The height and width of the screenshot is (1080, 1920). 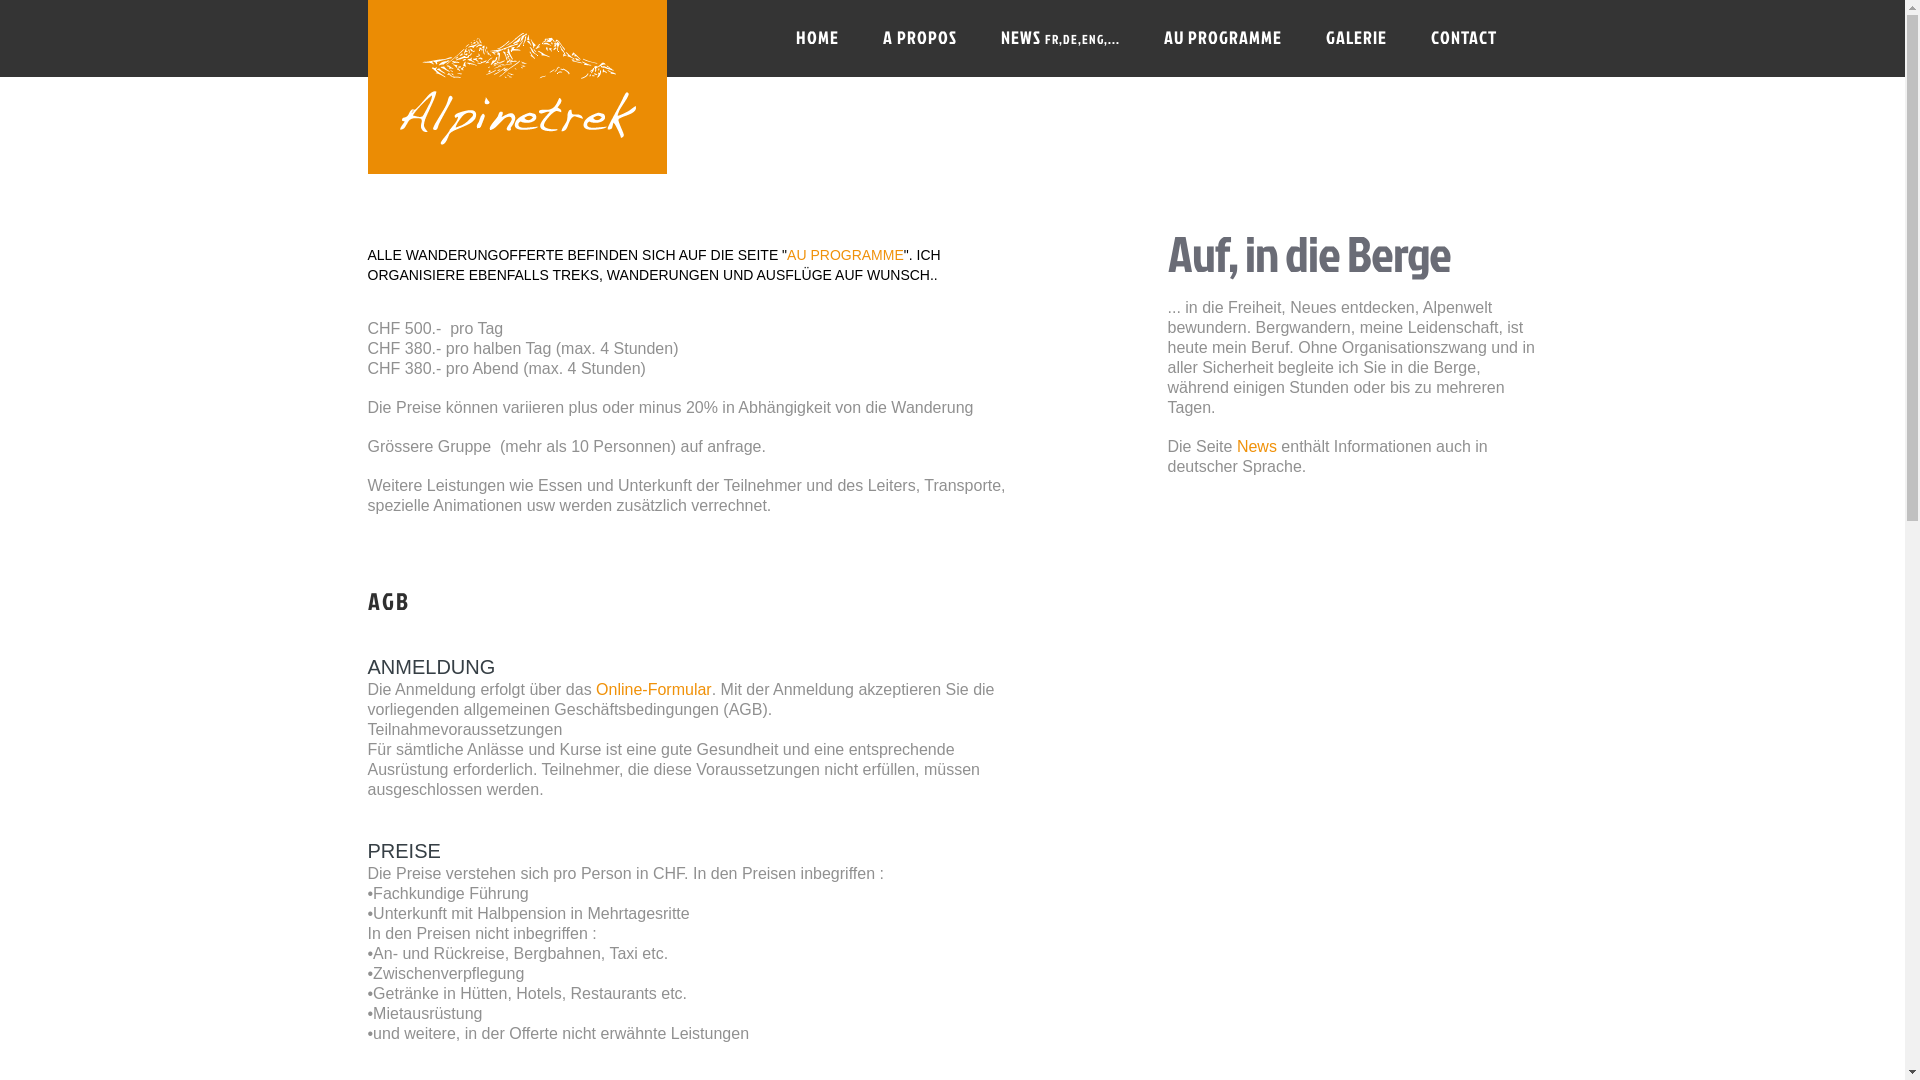 I want to click on 'GALERIE', so click(x=1356, y=38).